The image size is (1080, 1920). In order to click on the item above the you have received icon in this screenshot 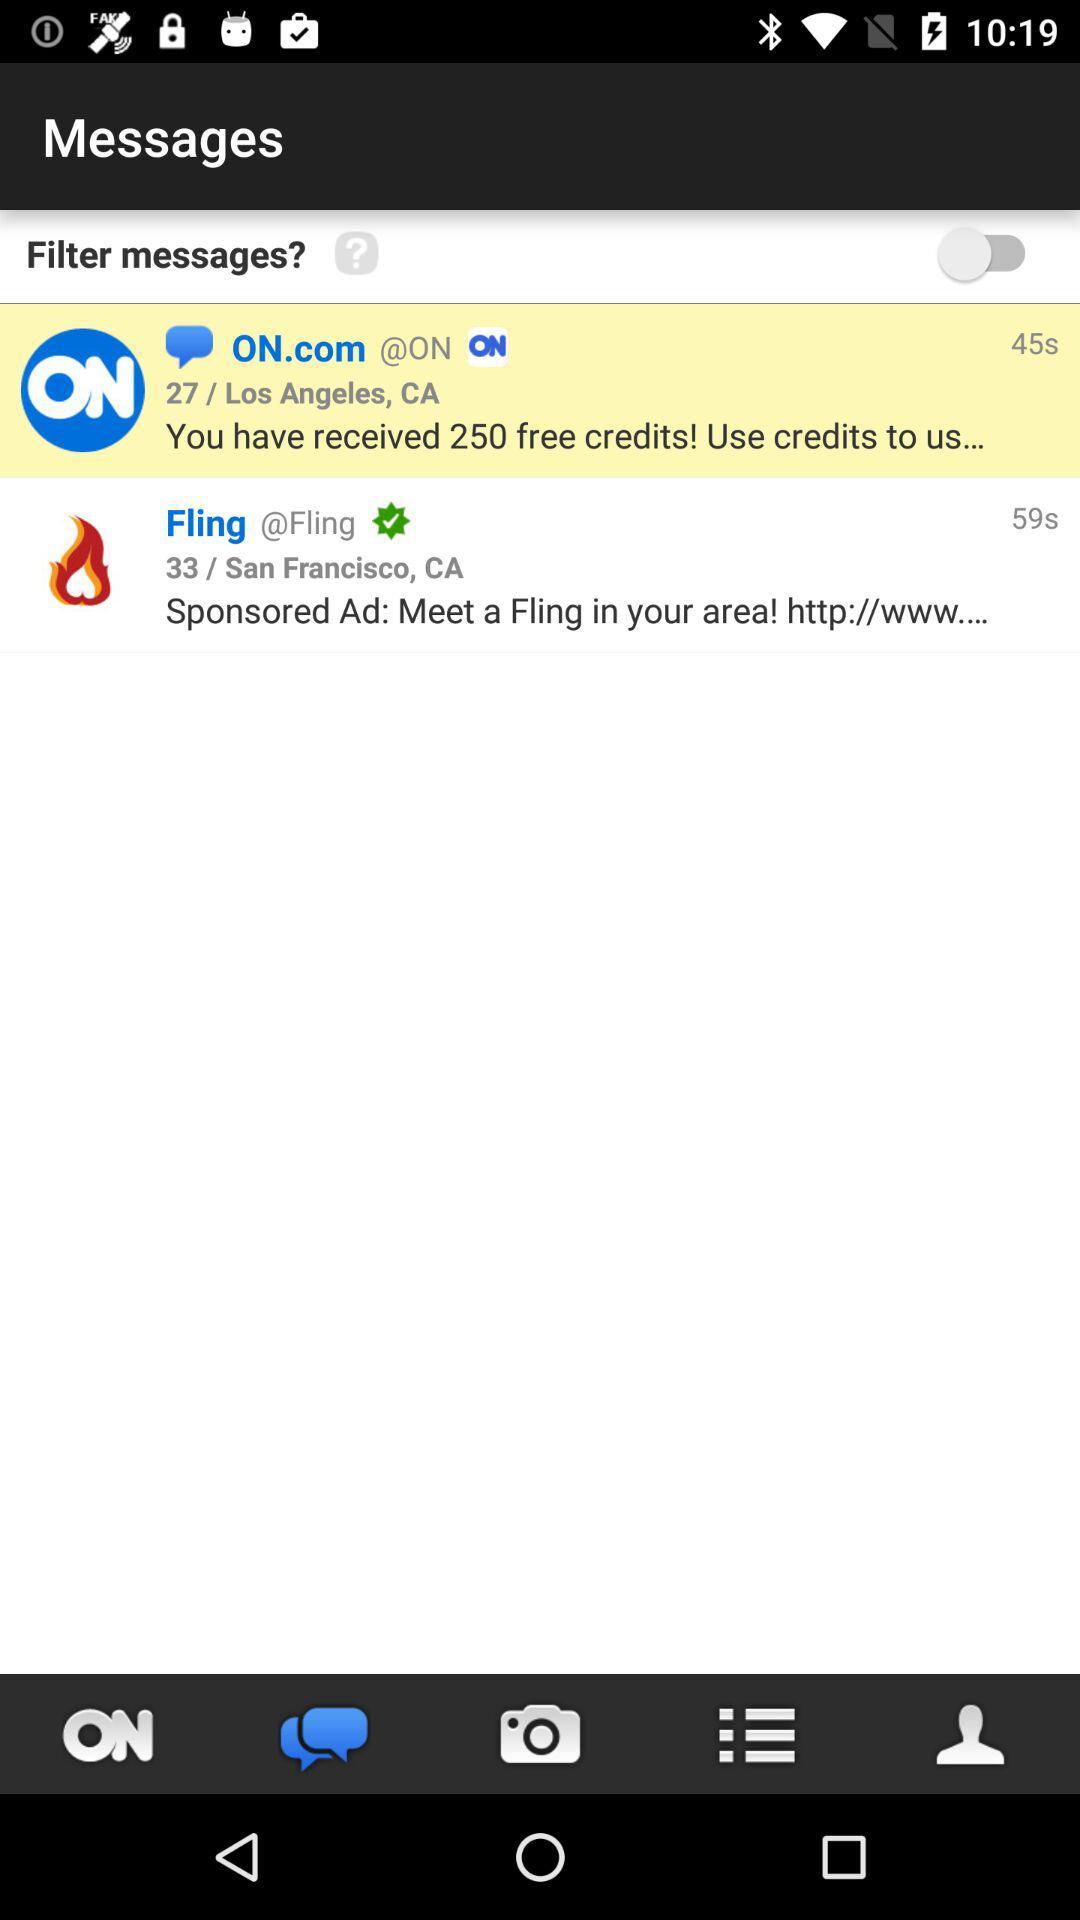, I will do `click(1034, 342)`.